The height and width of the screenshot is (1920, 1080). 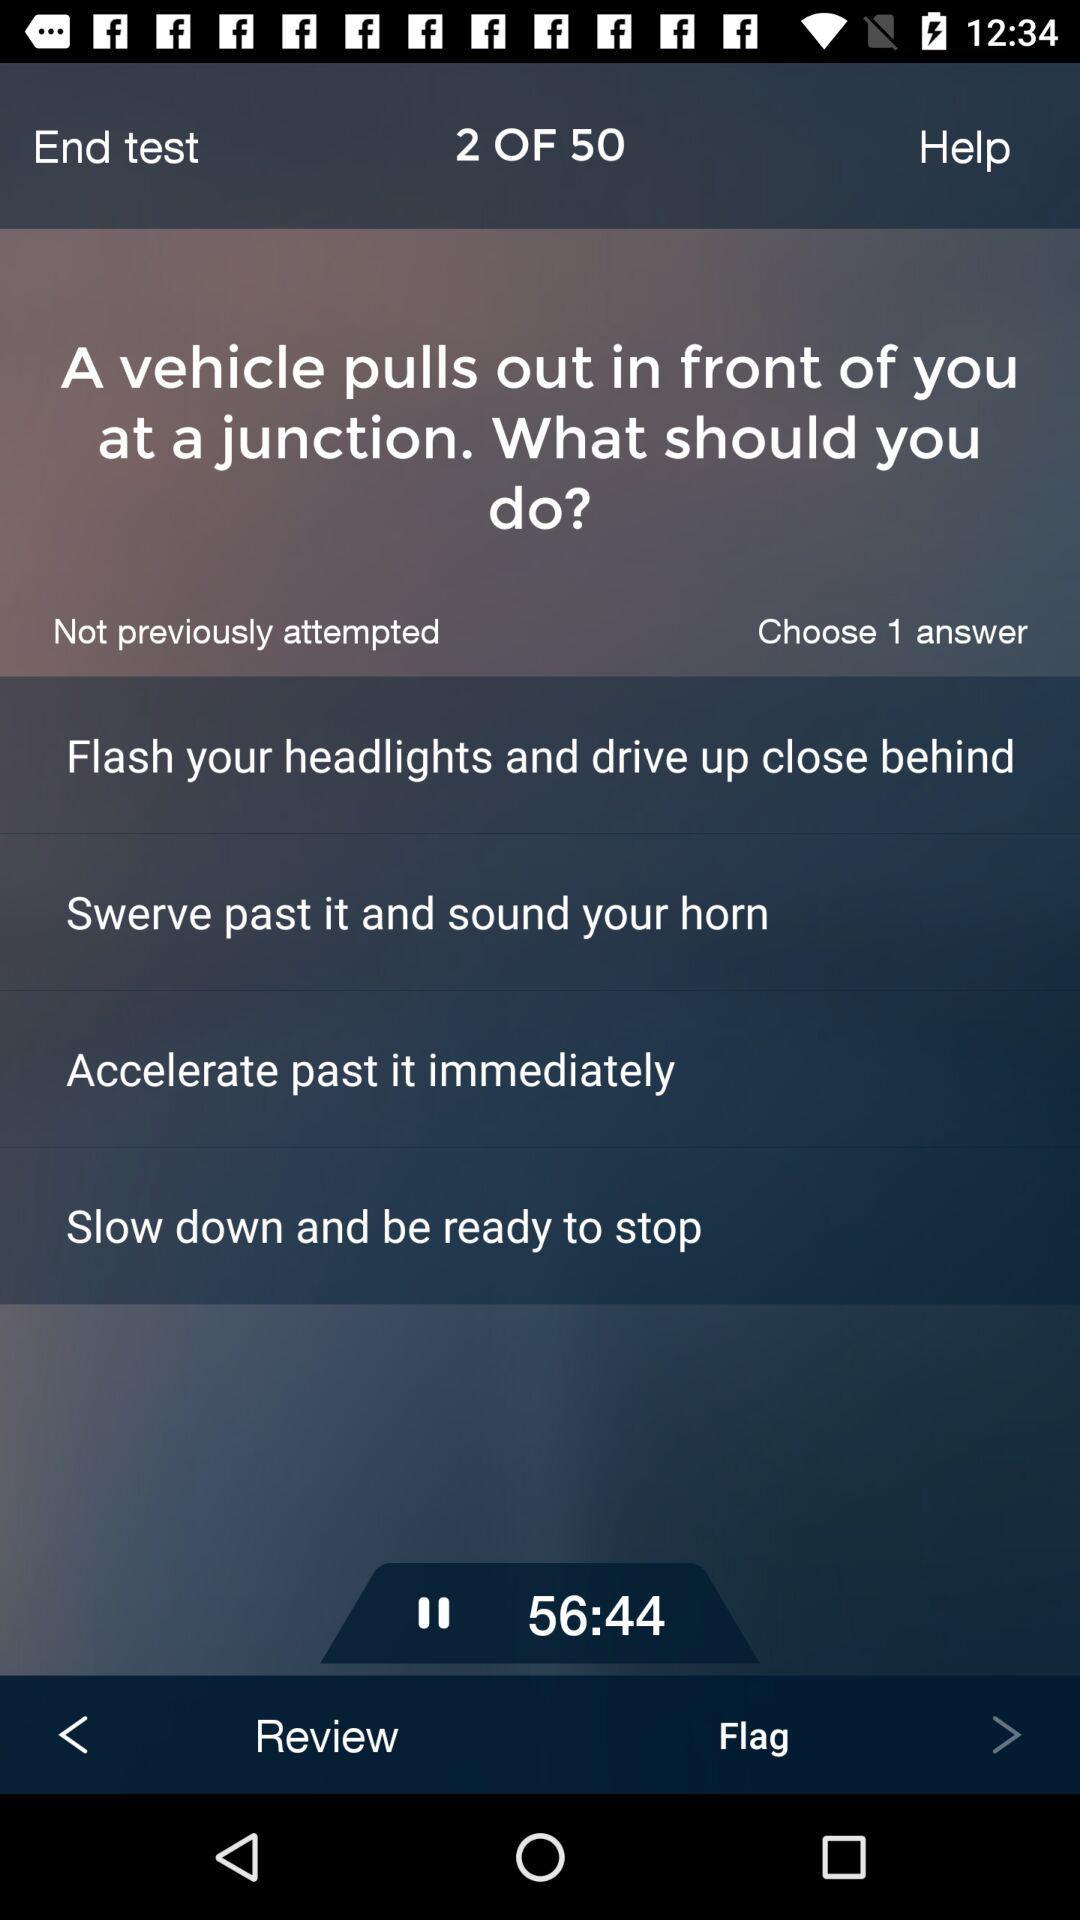 I want to click on the icon below the slow down and, so click(x=540, y=1420).